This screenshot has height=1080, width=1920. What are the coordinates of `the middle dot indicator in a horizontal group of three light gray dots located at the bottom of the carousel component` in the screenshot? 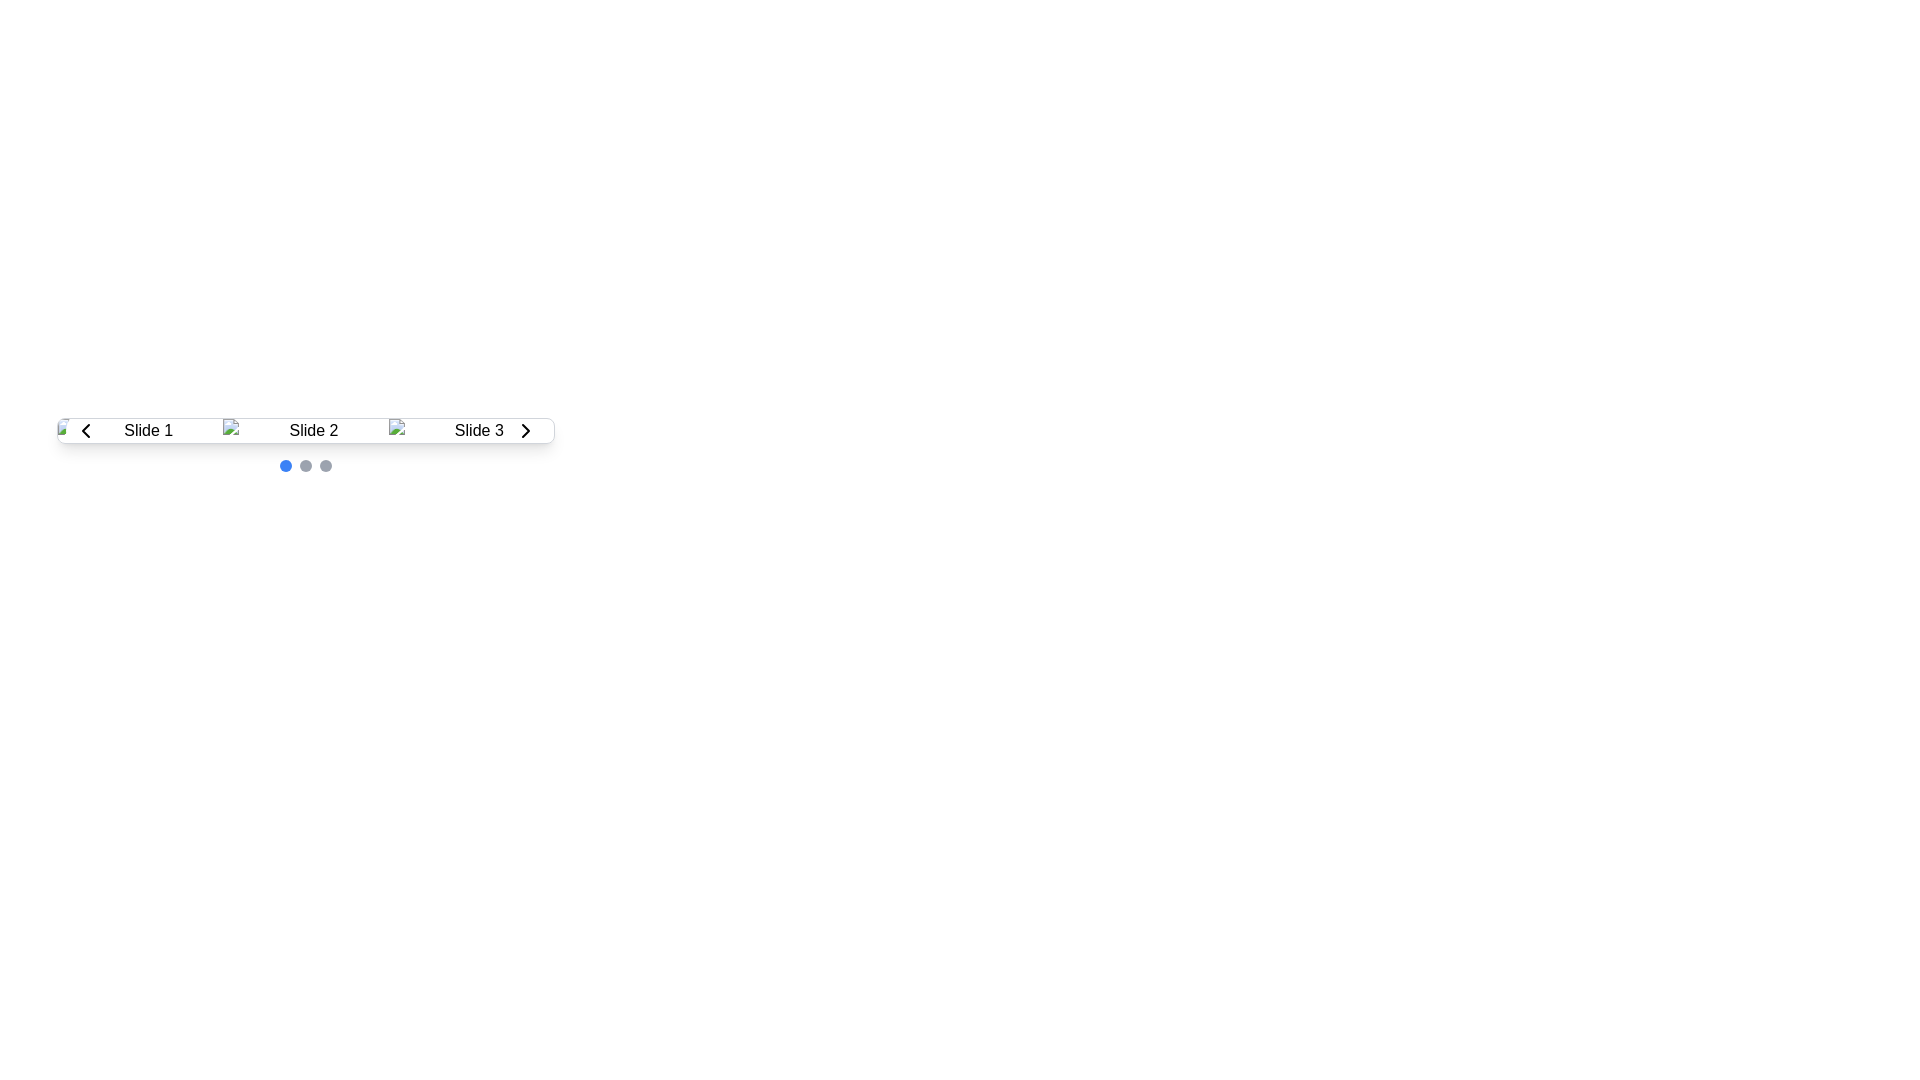 It's located at (305, 443).